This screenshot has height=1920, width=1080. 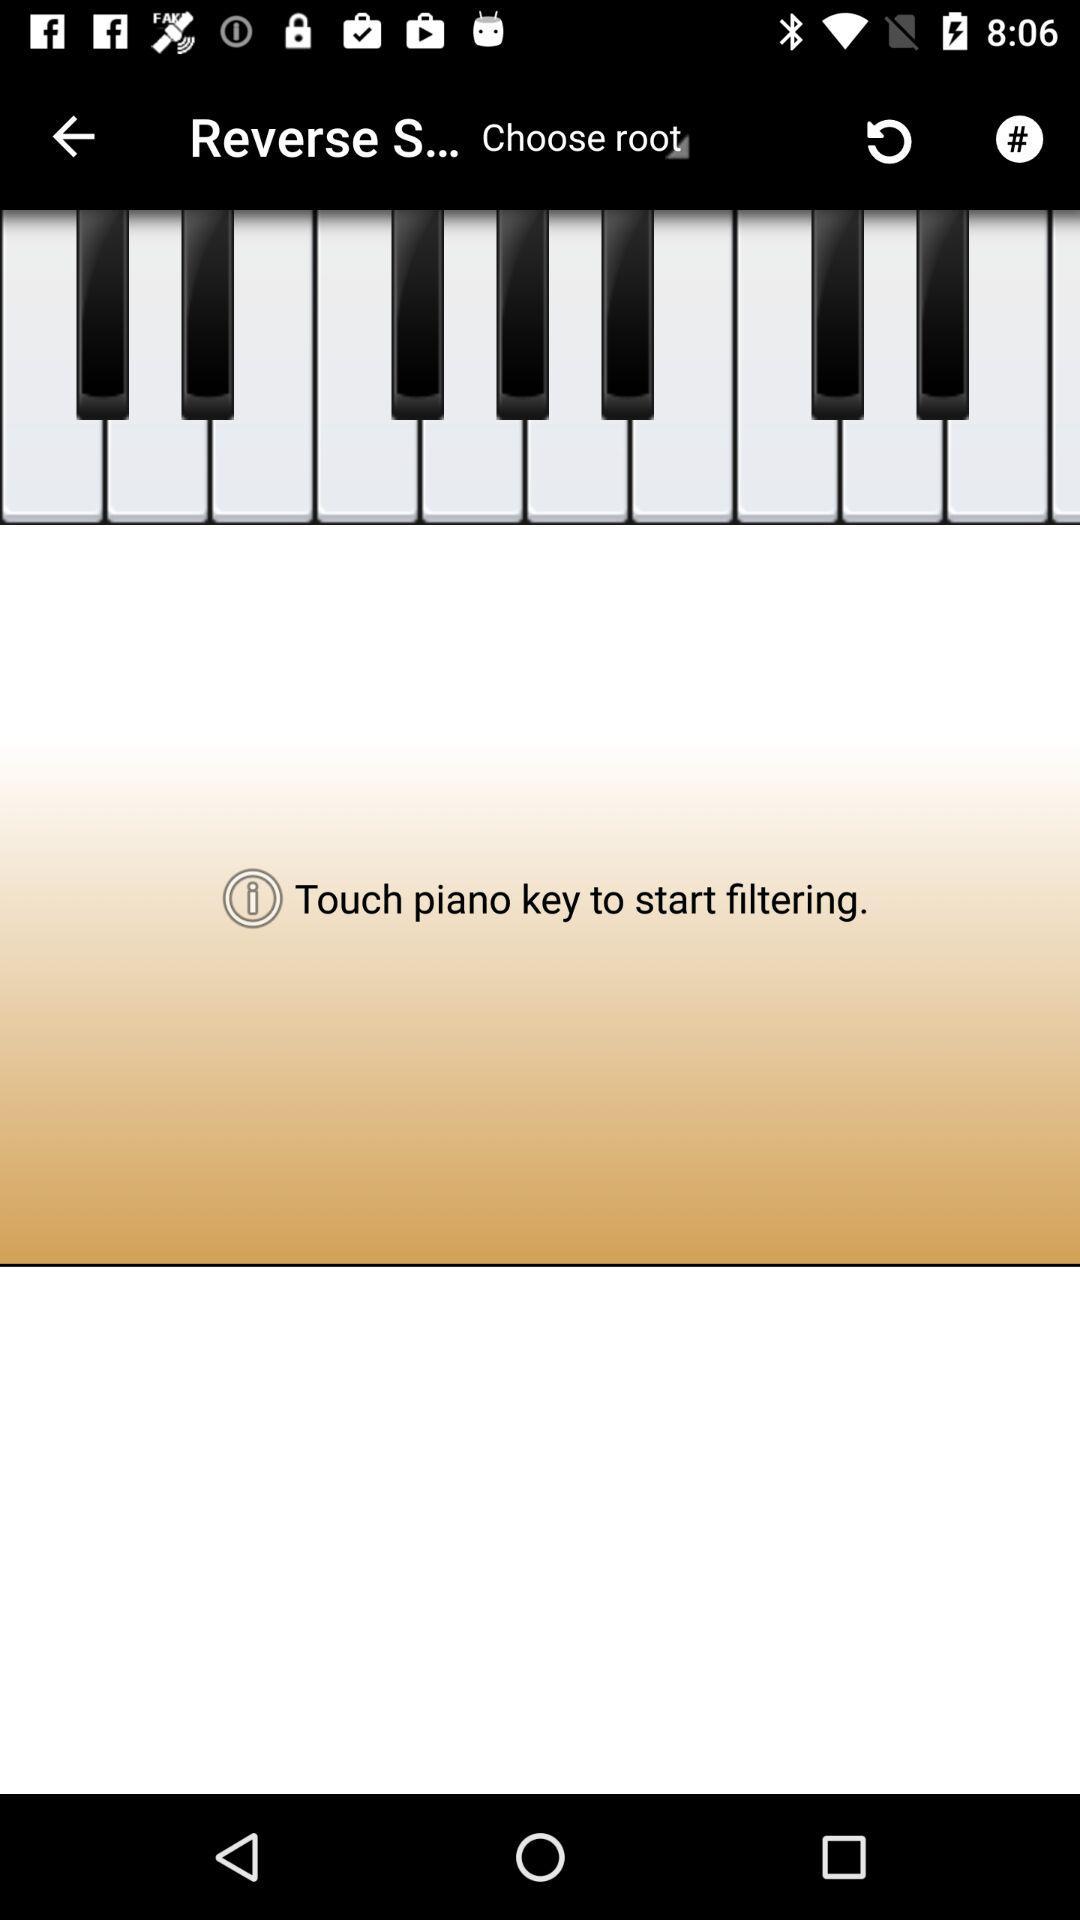 What do you see at coordinates (416, 314) in the screenshot?
I see `start filtering` at bounding box center [416, 314].